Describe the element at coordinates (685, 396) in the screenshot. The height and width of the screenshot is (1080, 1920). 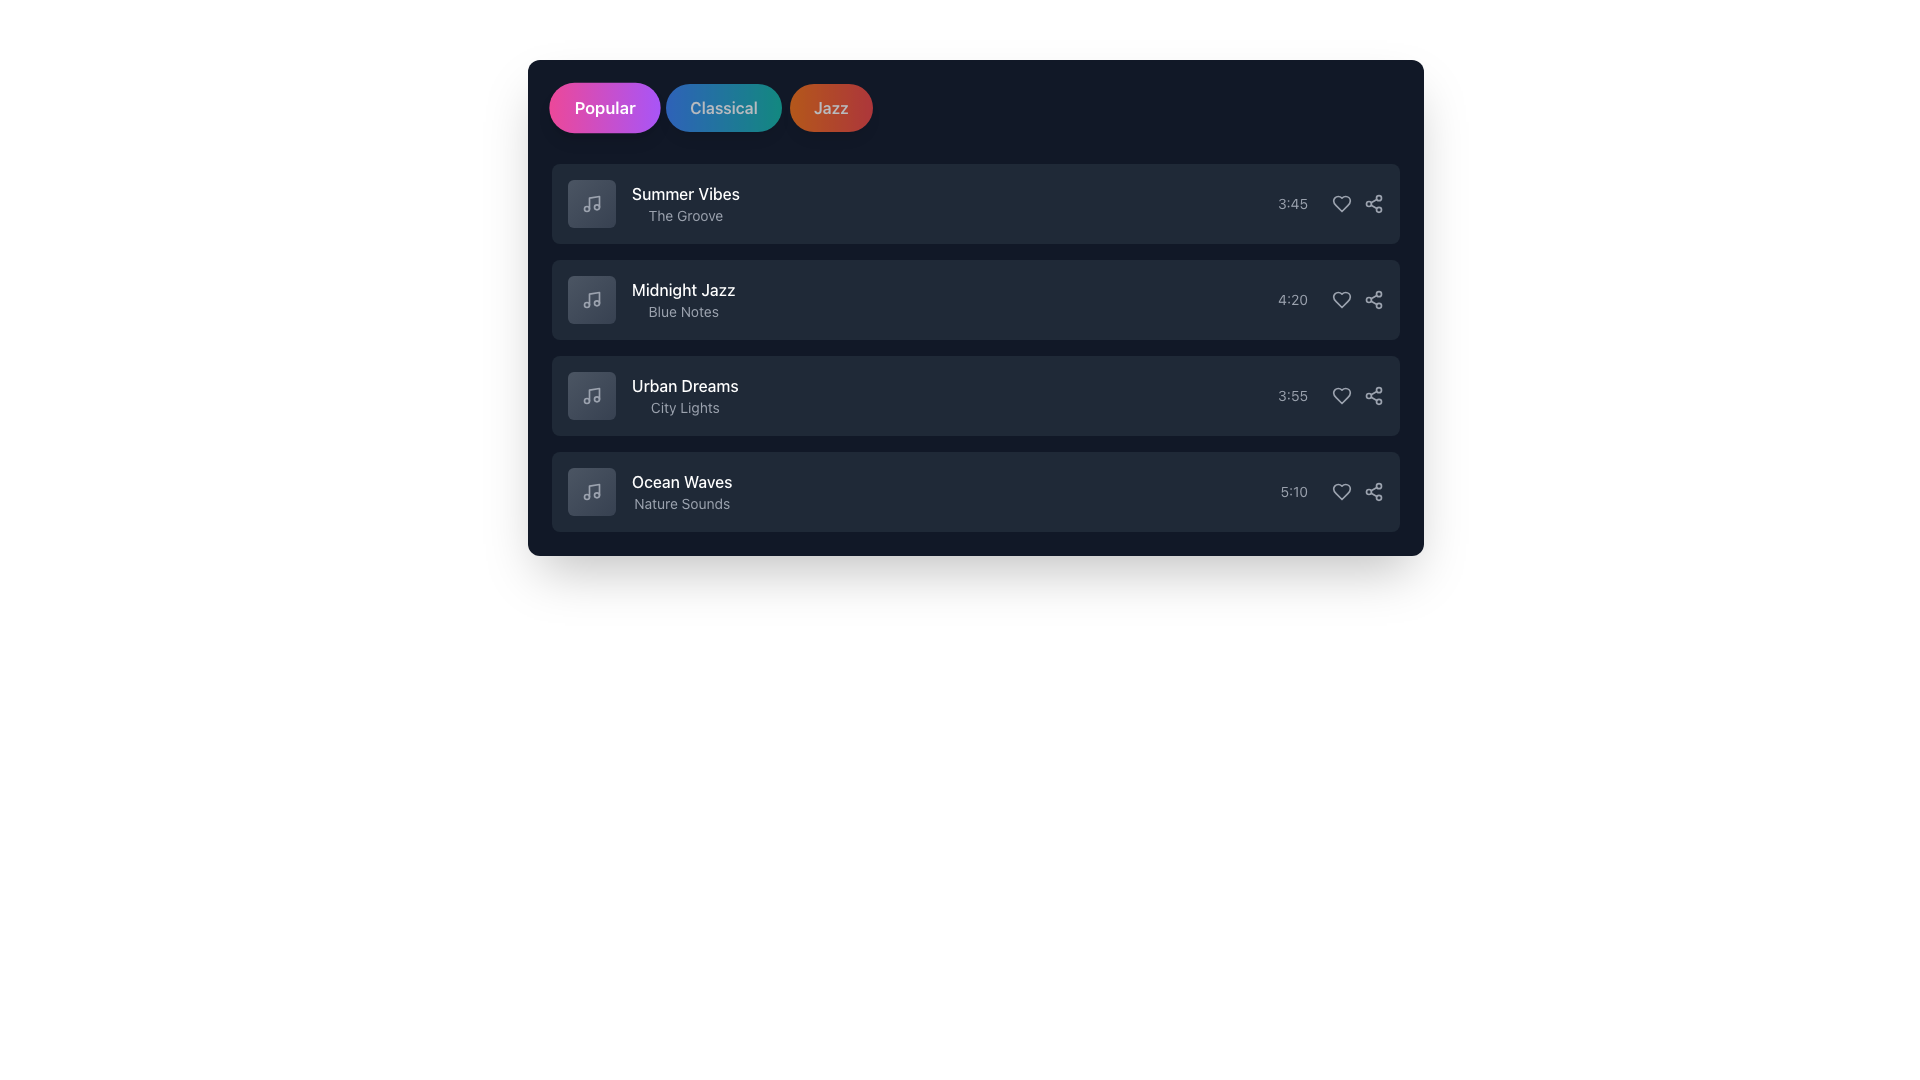
I see `the text display element showing 'Urban Dreams' followed by 'City Lights'` at that location.